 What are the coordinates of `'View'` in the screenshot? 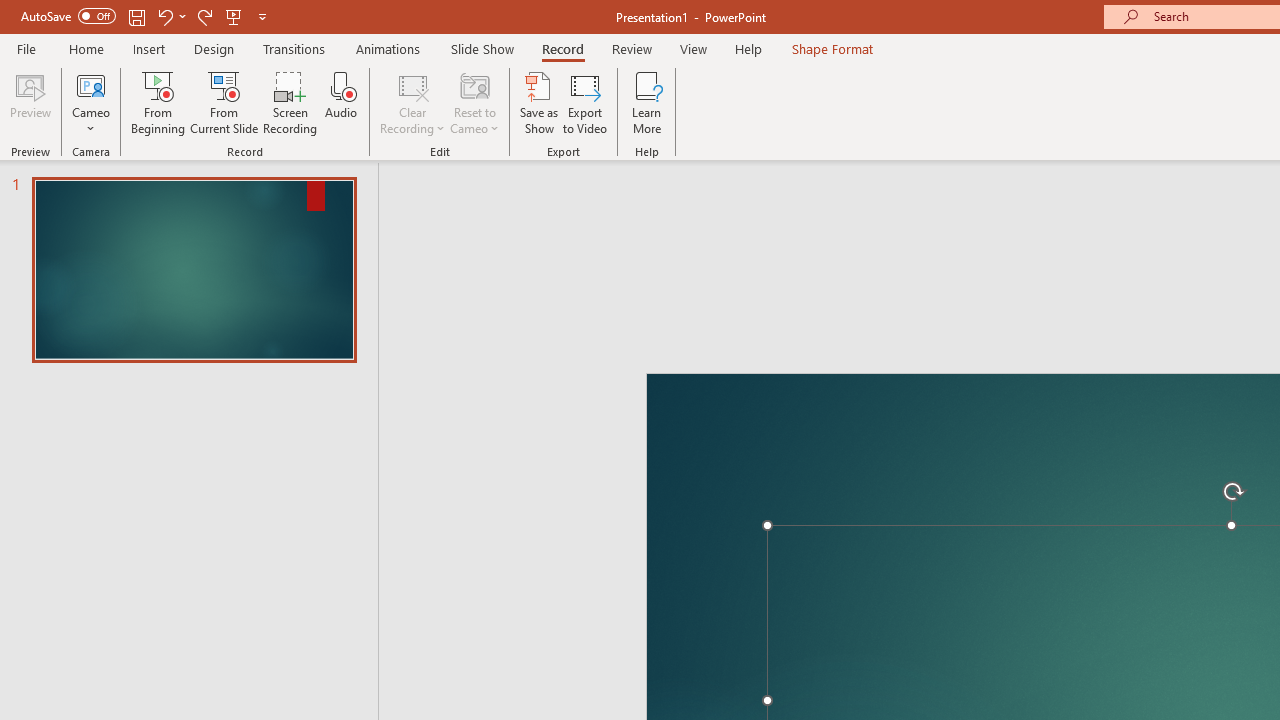 It's located at (693, 48).